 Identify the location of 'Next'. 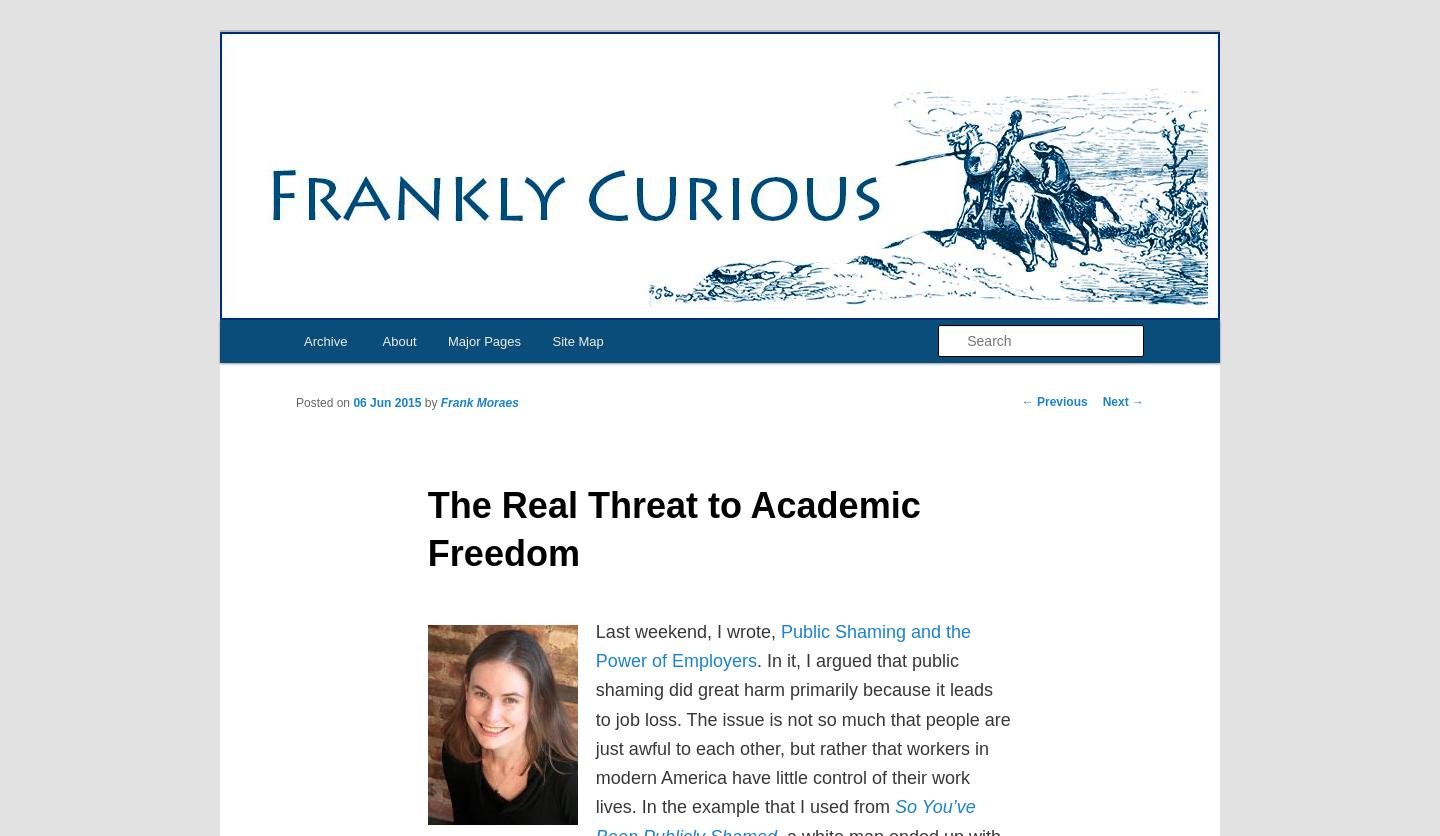
(1116, 401).